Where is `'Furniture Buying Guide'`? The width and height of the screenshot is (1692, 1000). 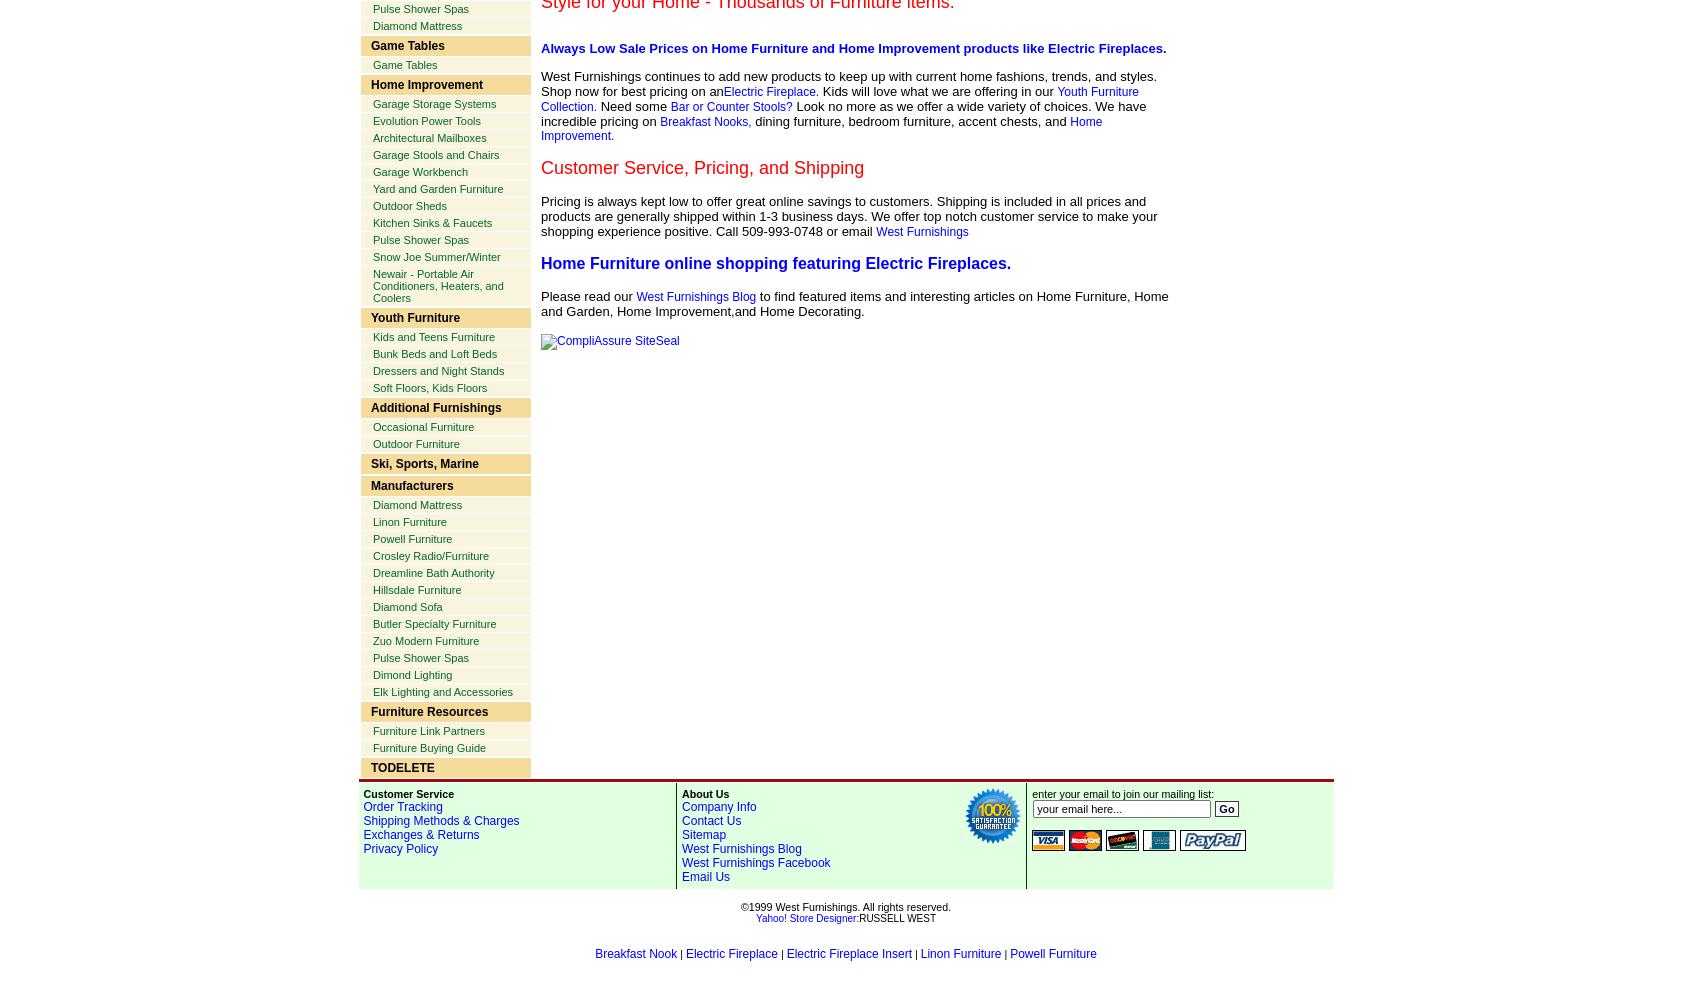 'Furniture Buying Guide' is located at coordinates (428, 747).